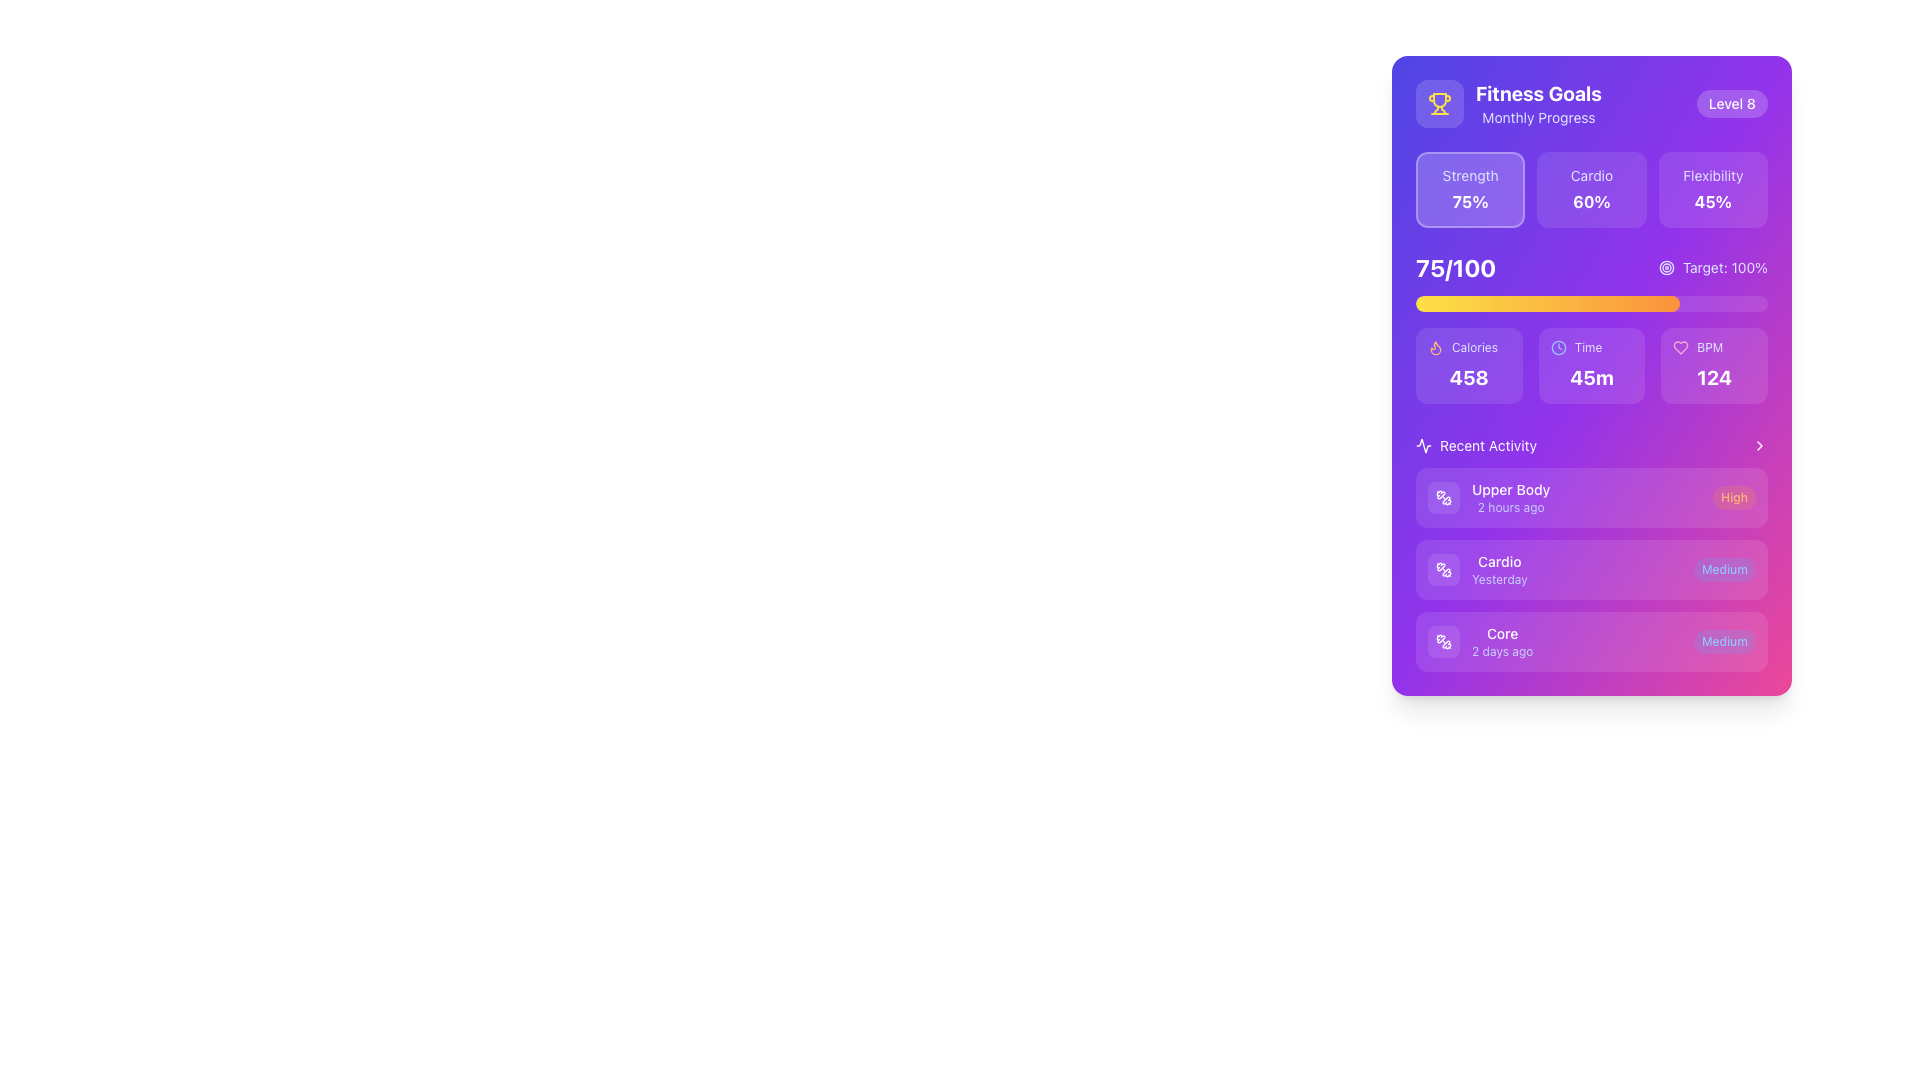  Describe the element at coordinates (1591, 570) in the screenshot. I see `the 'Cardio' Information Card, which is the second card in the 'Recent Activity' list, indicating an activity summary completed yesterday with a medium difficulty level` at that location.